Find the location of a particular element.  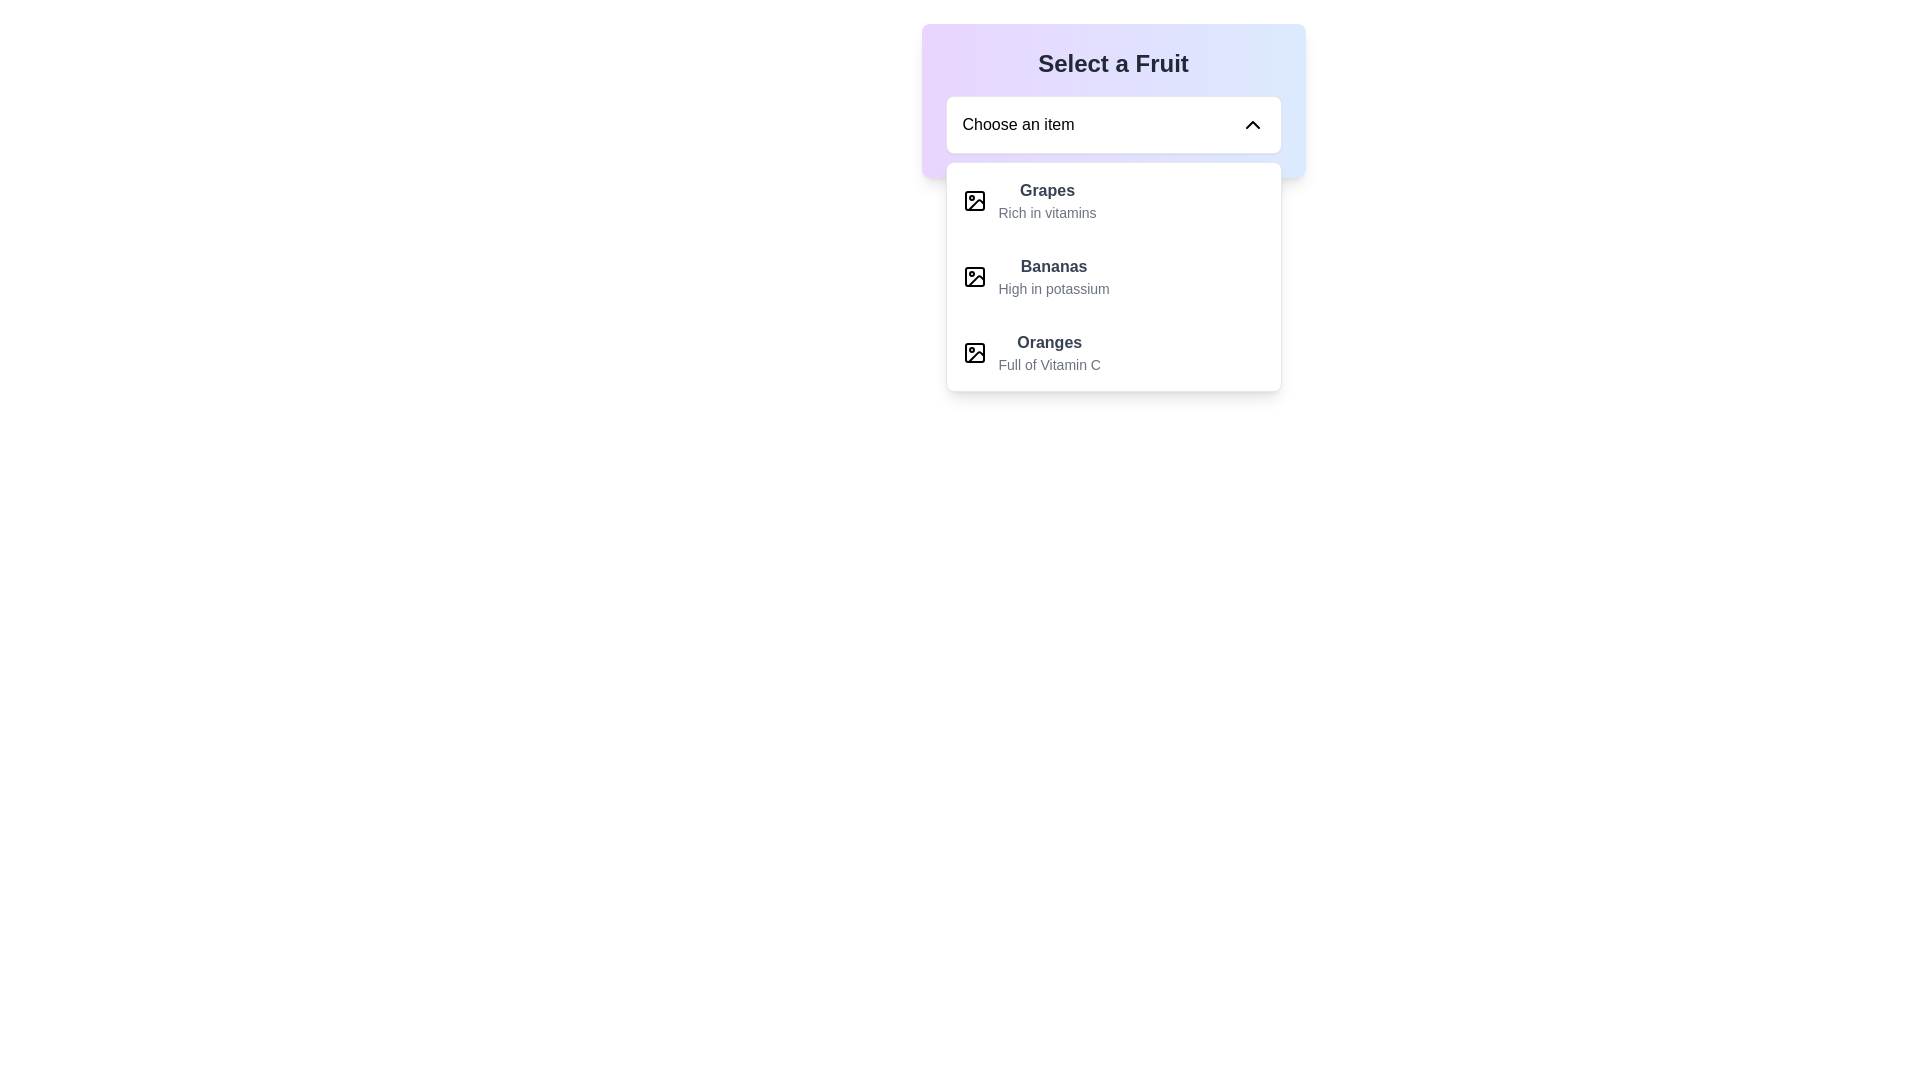

the dropdown menu labeled 'Choose an item' within the composite element 'Select a Fruit' is located at coordinates (1112, 100).